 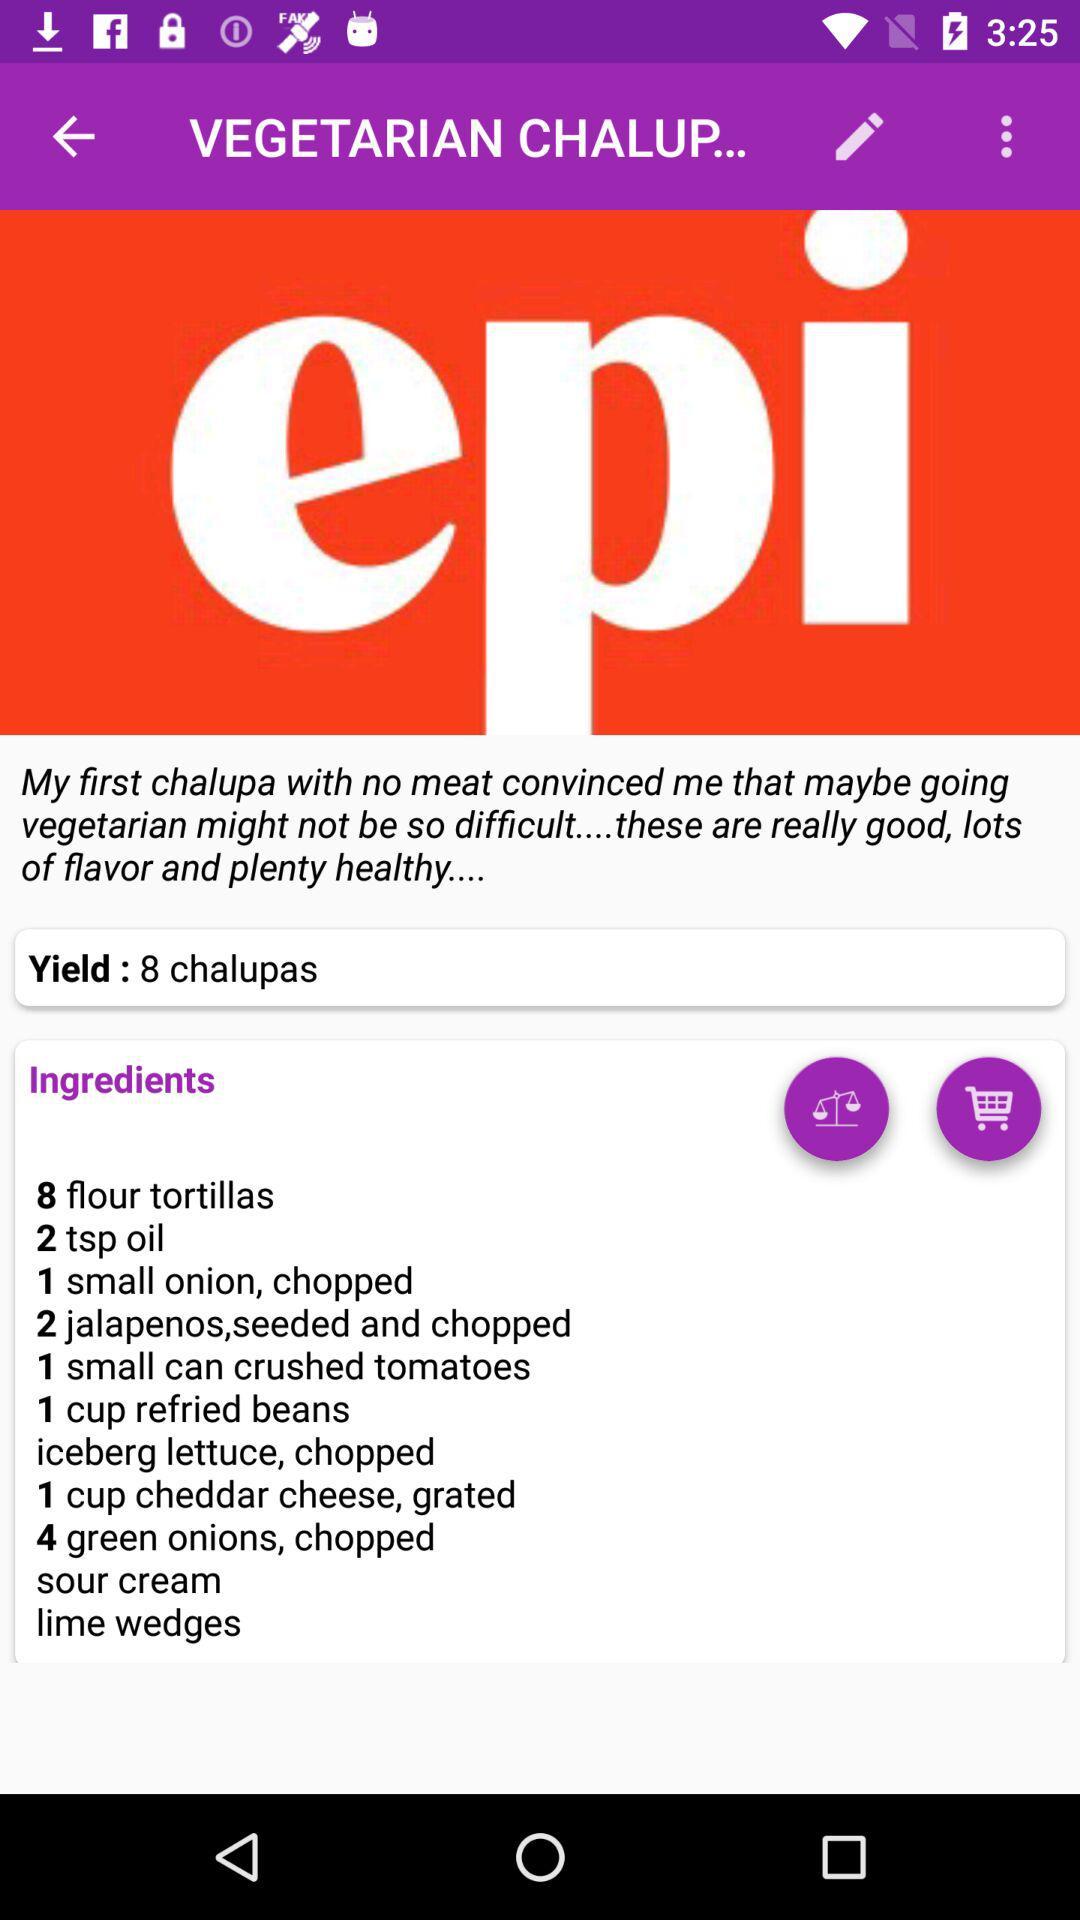 What do you see at coordinates (987, 1115) in the screenshot?
I see `the icon below the my first chalupa item` at bounding box center [987, 1115].